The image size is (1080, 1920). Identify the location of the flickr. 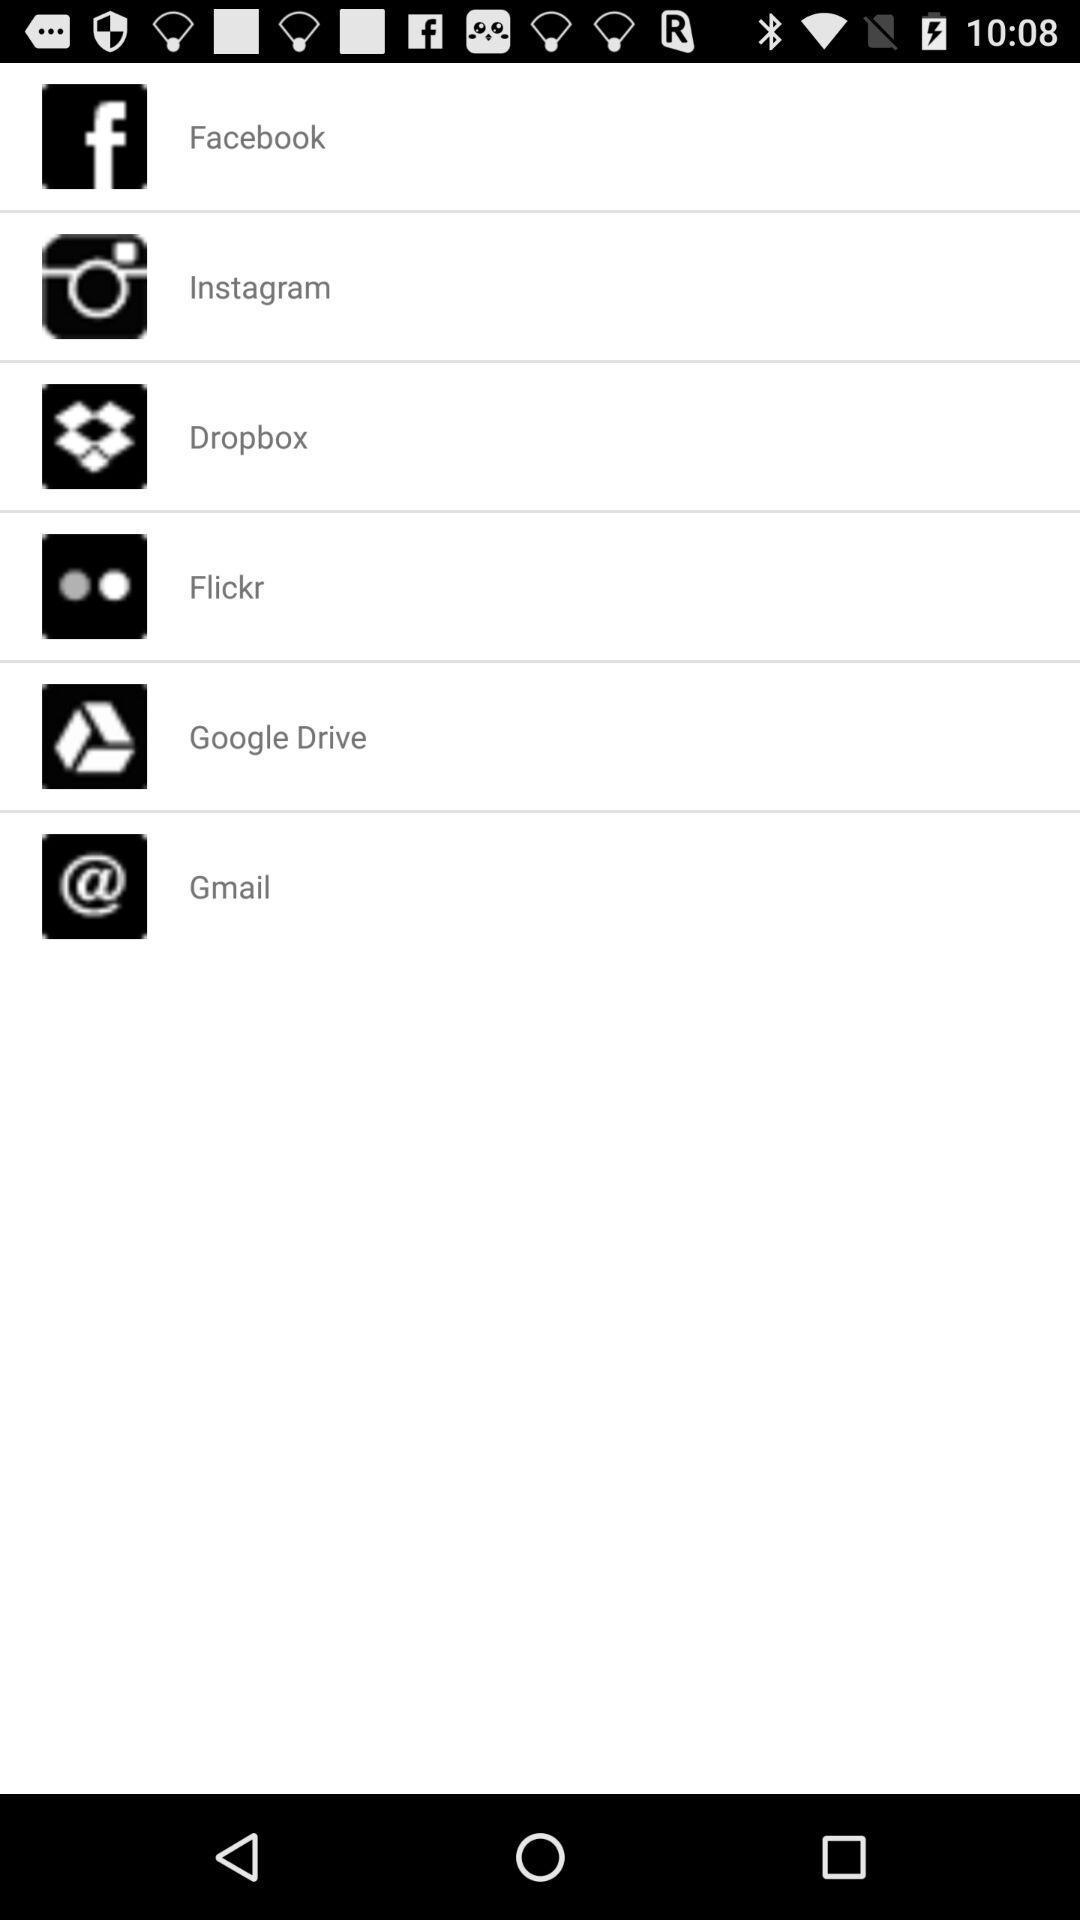
(225, 585).